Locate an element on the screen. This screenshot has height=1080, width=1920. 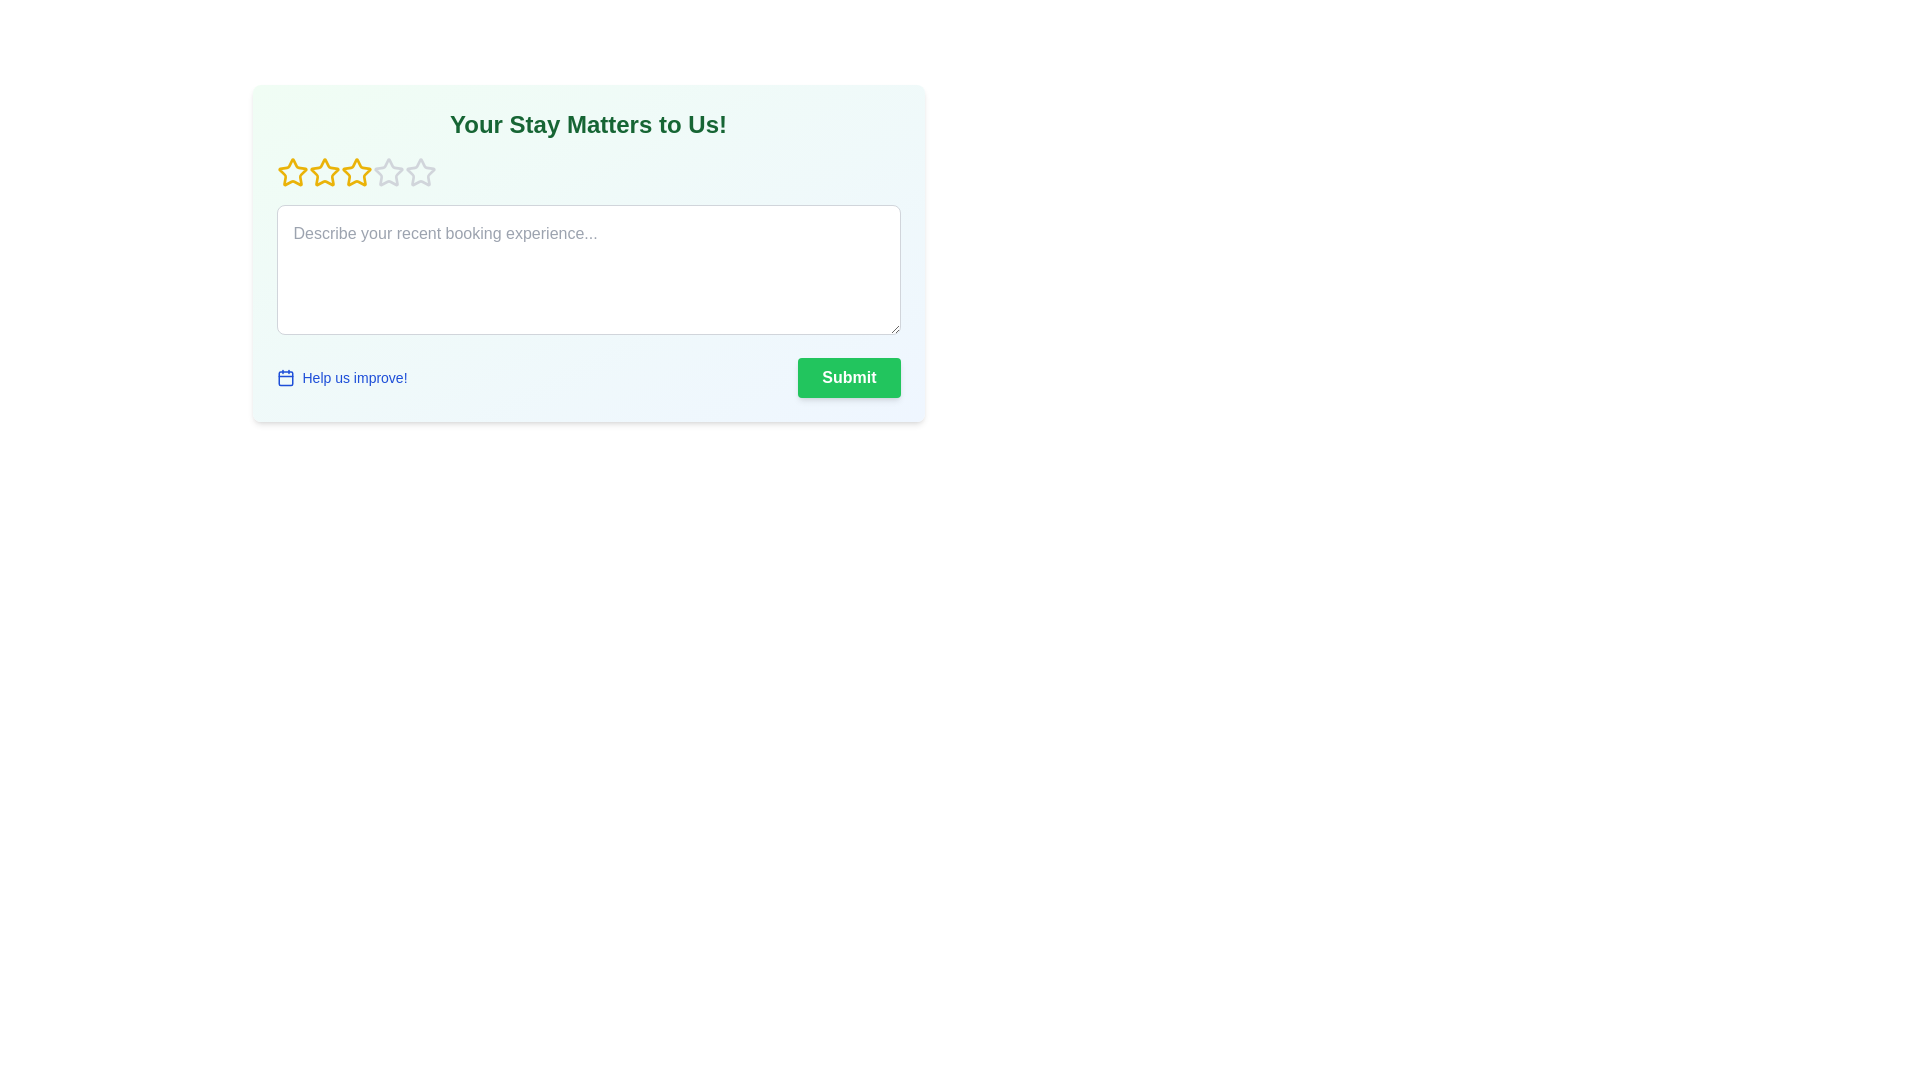
the rating to 4 stars by clicking the corresponding star icon is located at coordinates (388, 172).